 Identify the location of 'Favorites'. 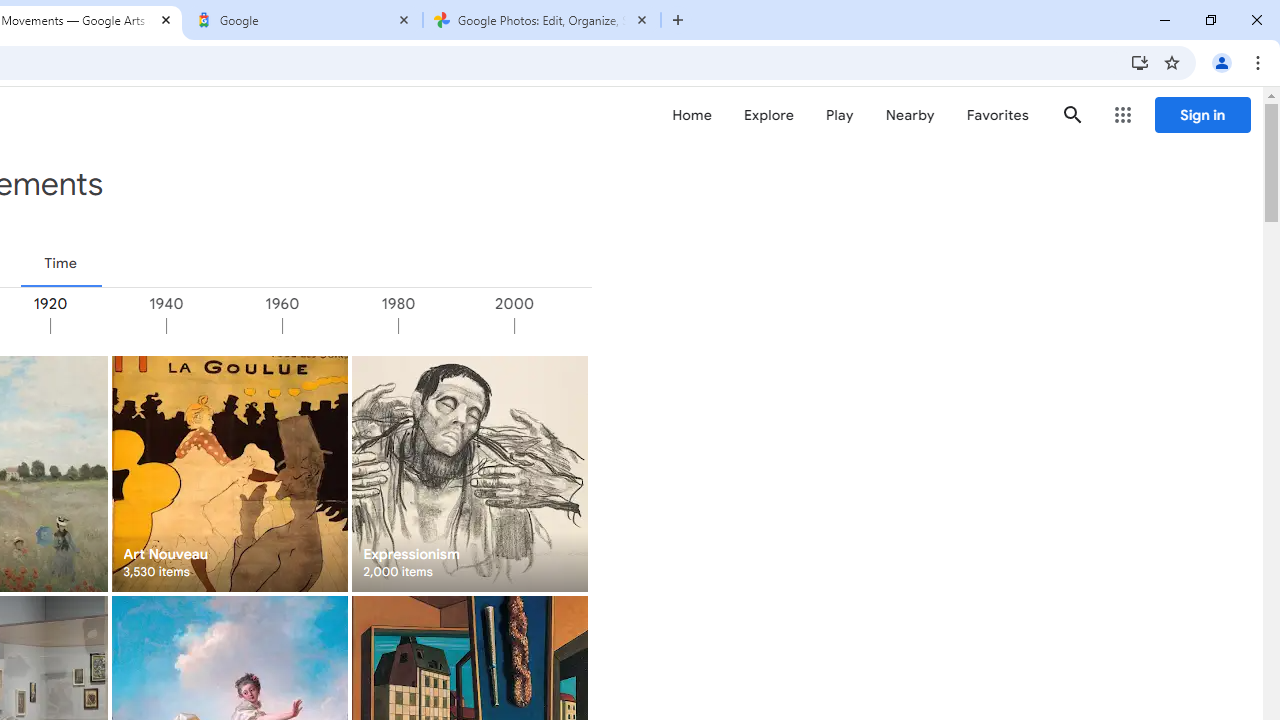
(997, 115).